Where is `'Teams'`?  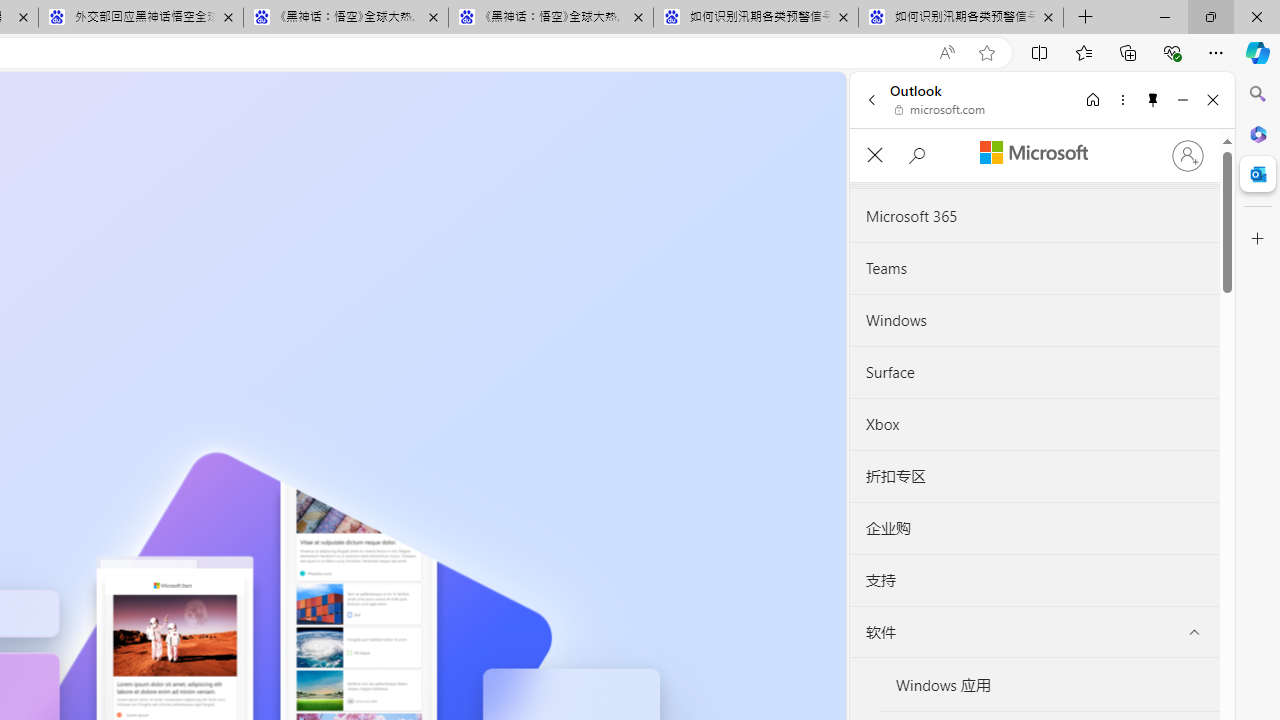 'Teams' is located at coordinates (1034, 267).